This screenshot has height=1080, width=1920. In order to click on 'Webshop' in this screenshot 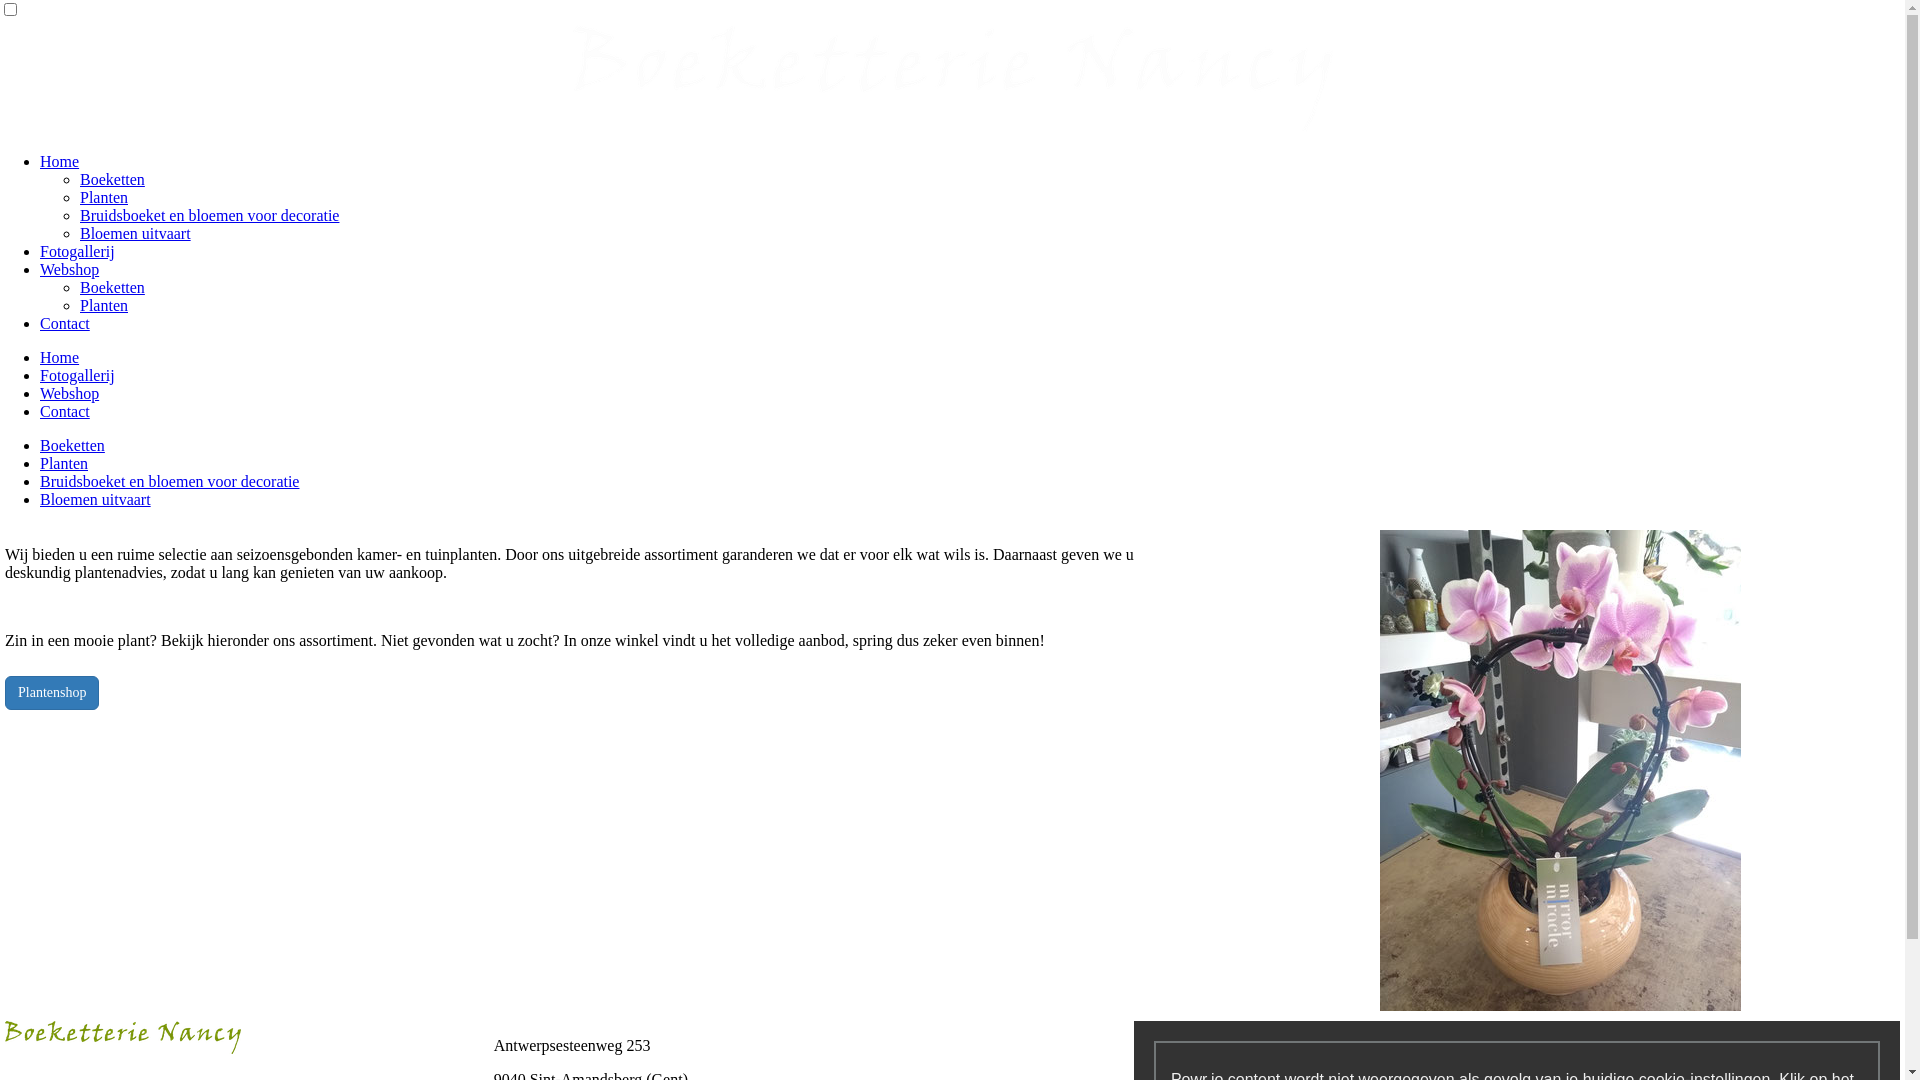, I will do `click(69, 268)`.